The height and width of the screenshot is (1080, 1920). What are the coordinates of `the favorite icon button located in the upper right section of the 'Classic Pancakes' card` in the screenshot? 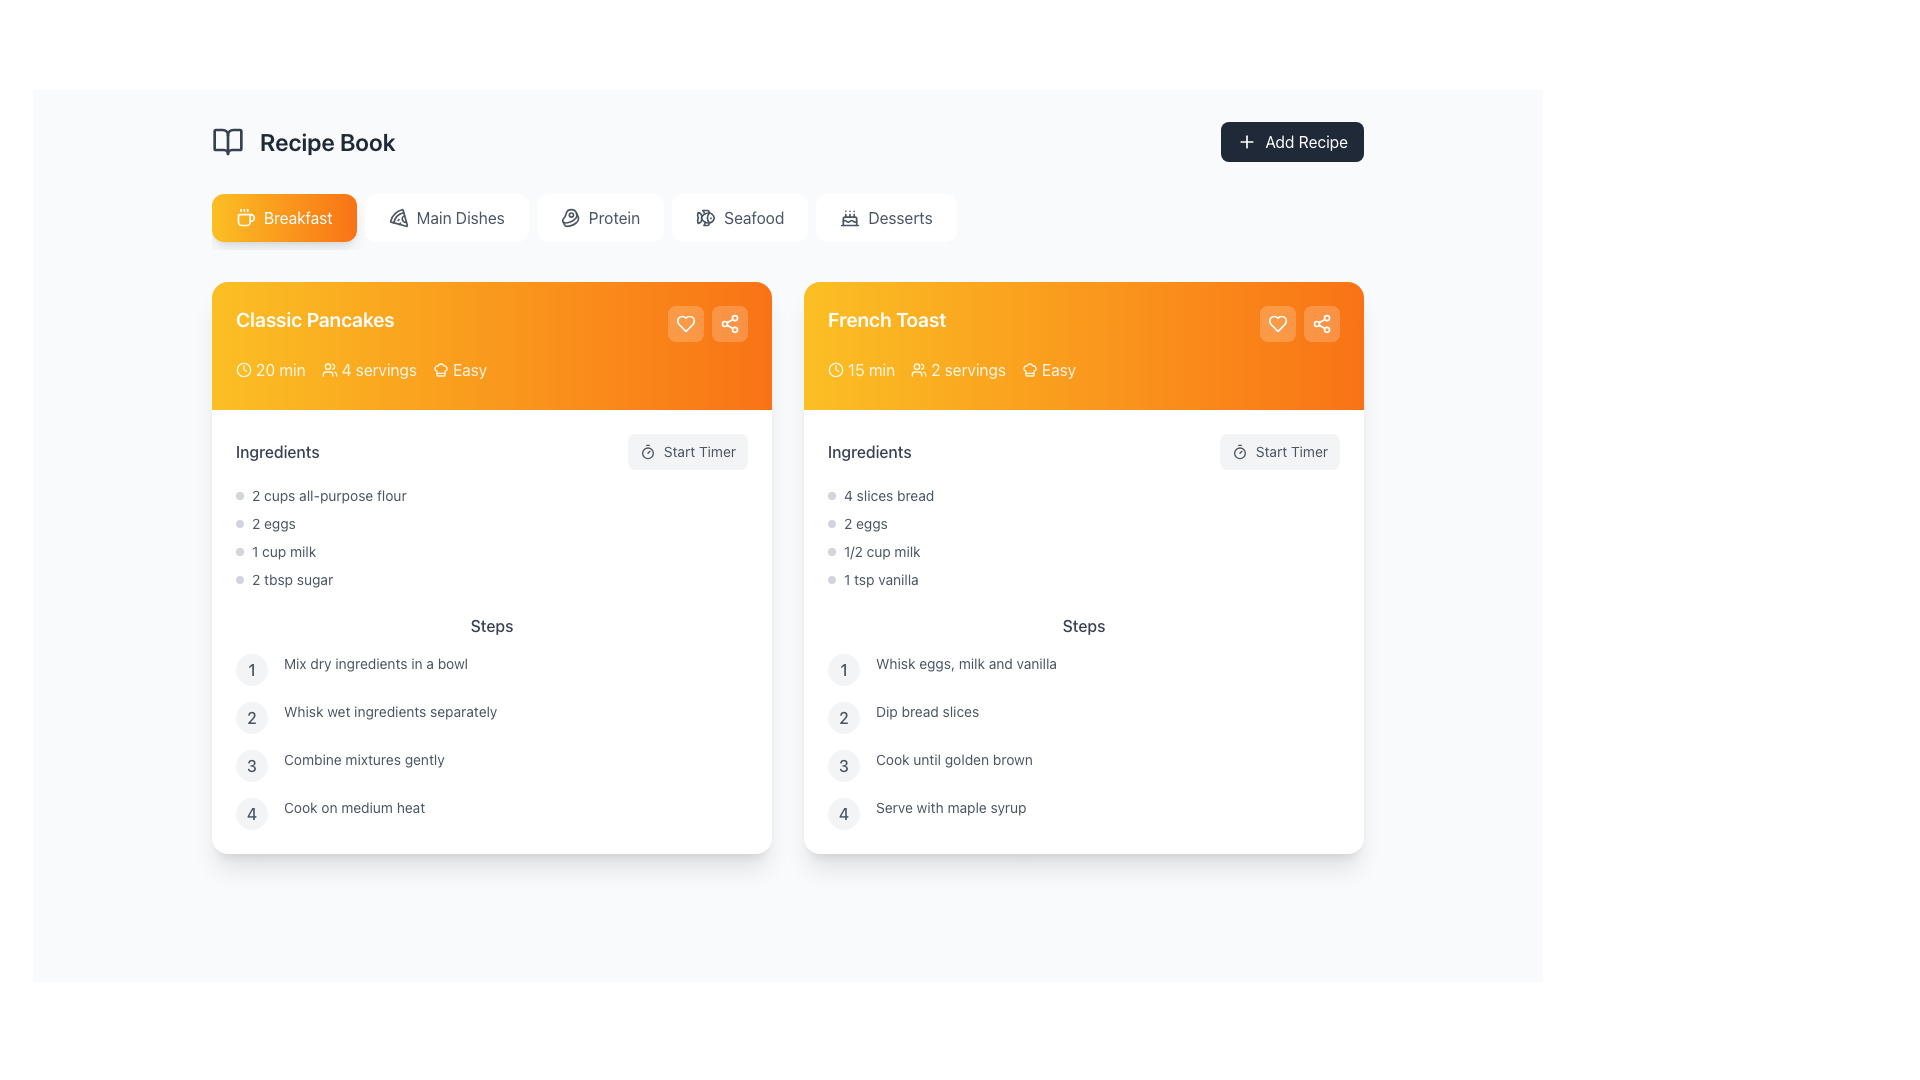 It's located at (686, 323).